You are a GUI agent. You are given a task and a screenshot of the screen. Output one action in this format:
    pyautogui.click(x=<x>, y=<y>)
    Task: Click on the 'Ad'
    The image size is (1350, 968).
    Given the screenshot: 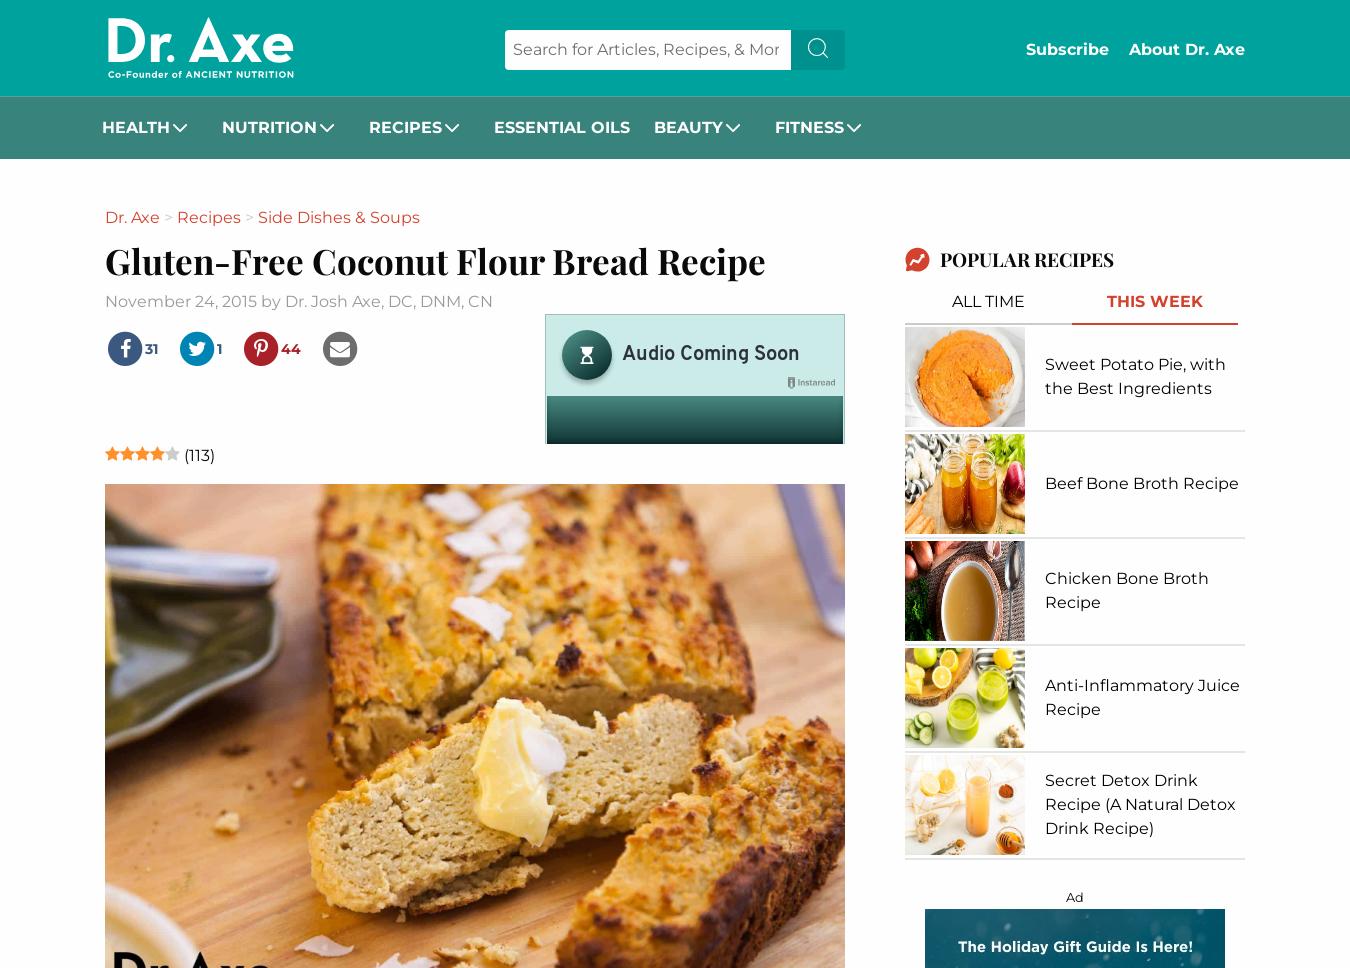 What is the action you would take?
    pyautogui.click(x=1075, y=896)
    